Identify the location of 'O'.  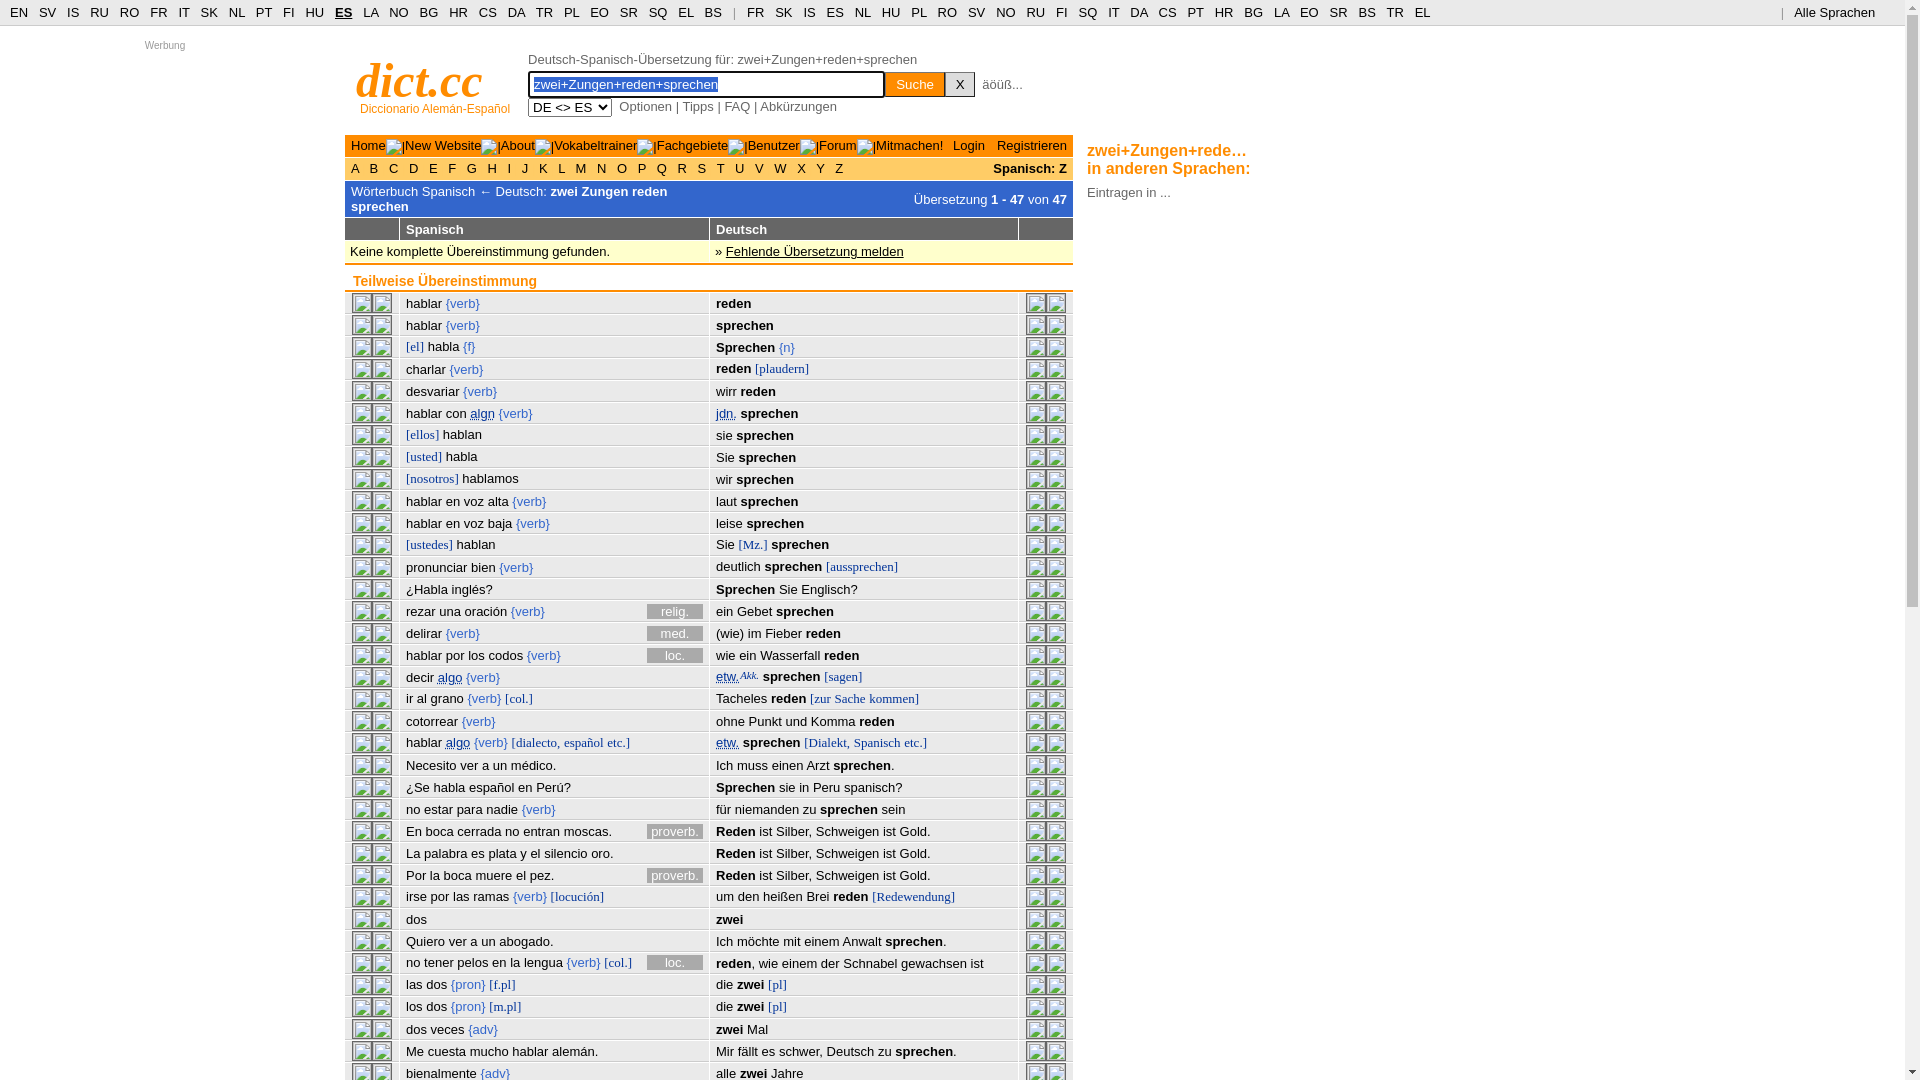
(620, 167).